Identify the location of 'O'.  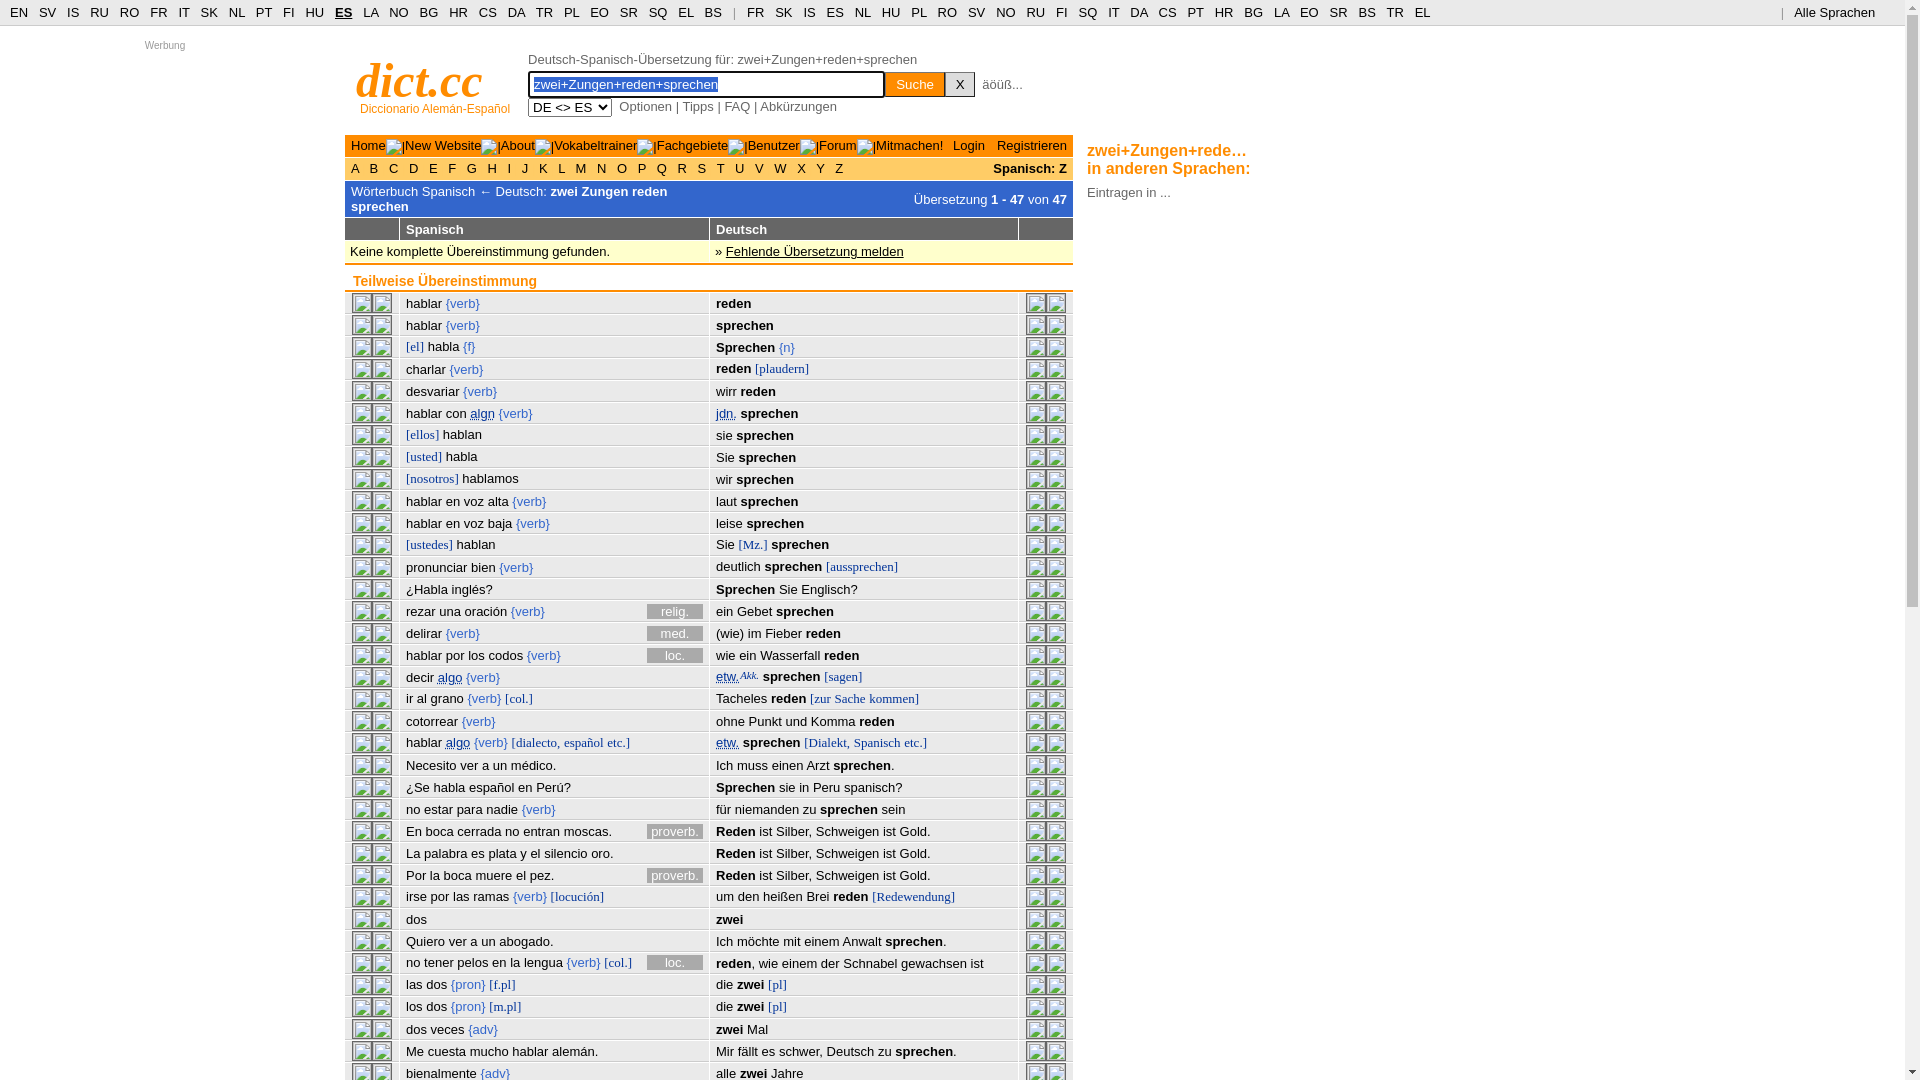
(620, 167).